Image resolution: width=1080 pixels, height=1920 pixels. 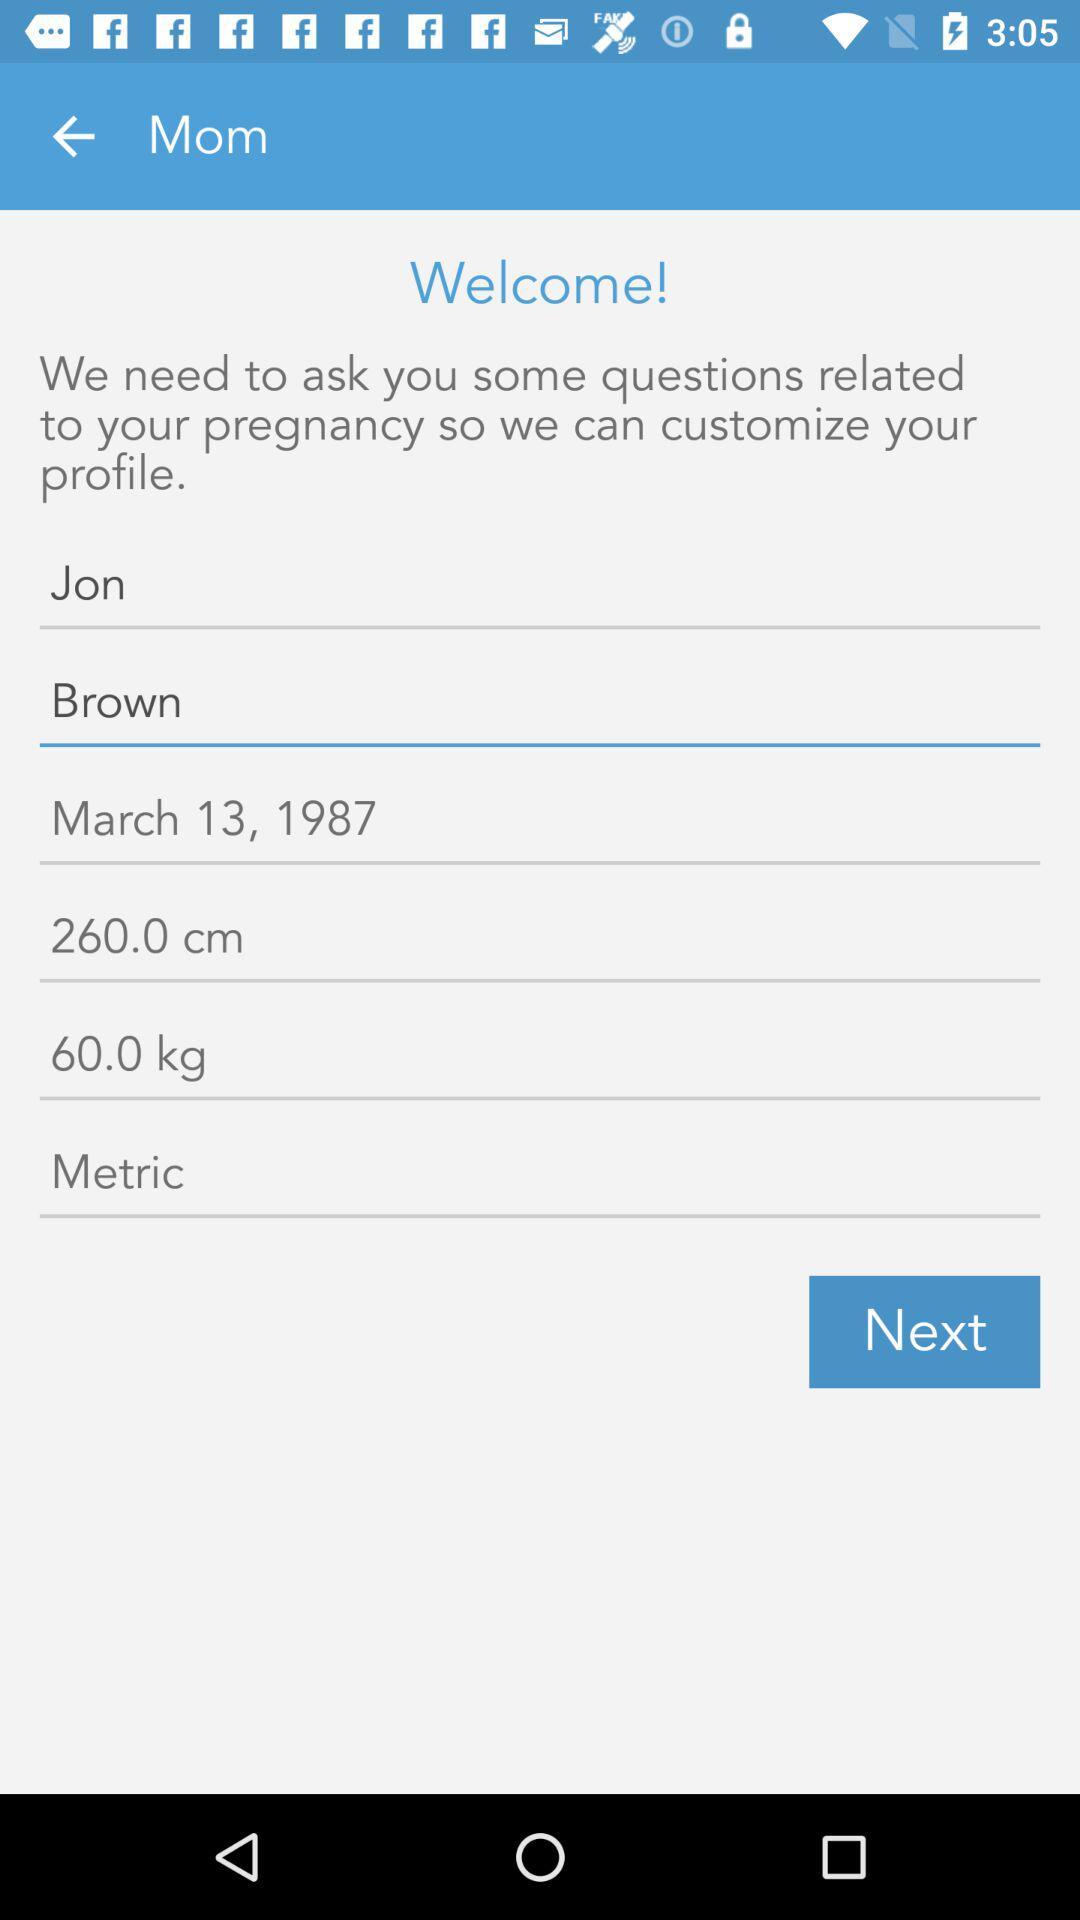 I want to click on next item, so click(x=924, y=1332).